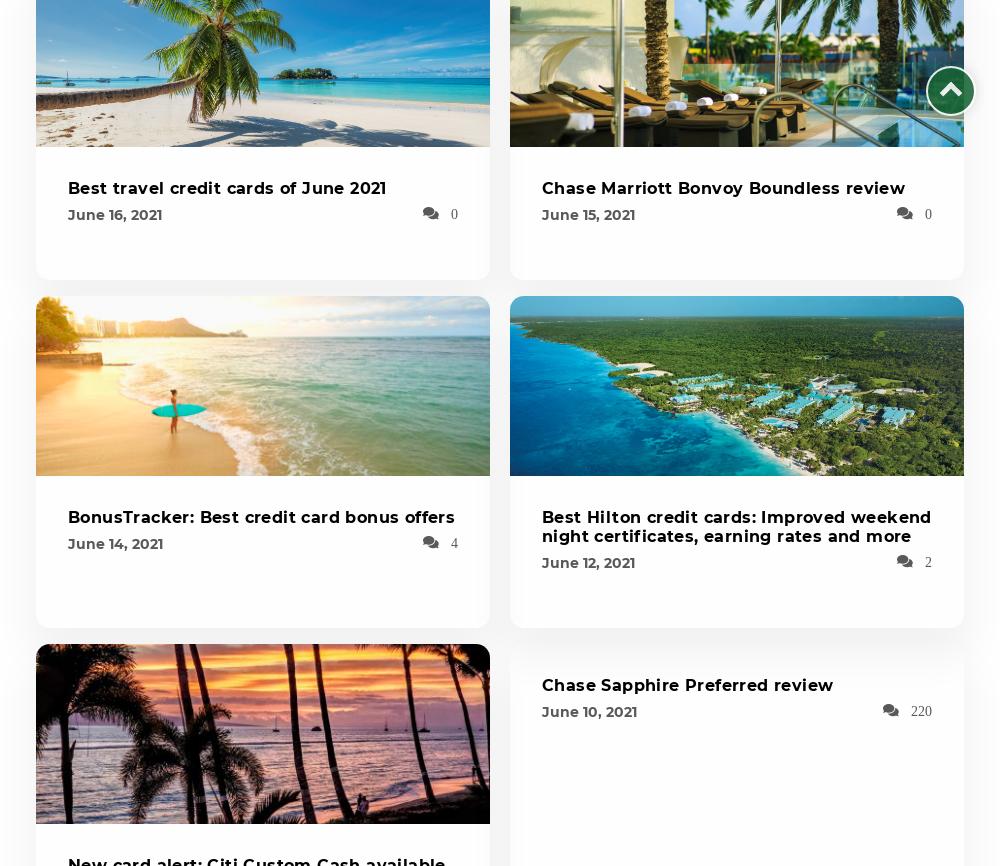 The image size is (1000, 866). Describe the element at coordinates (722, 188) in the screenshot. I see `'Chase Marriott Bonvoy Boundless review'` at that location.